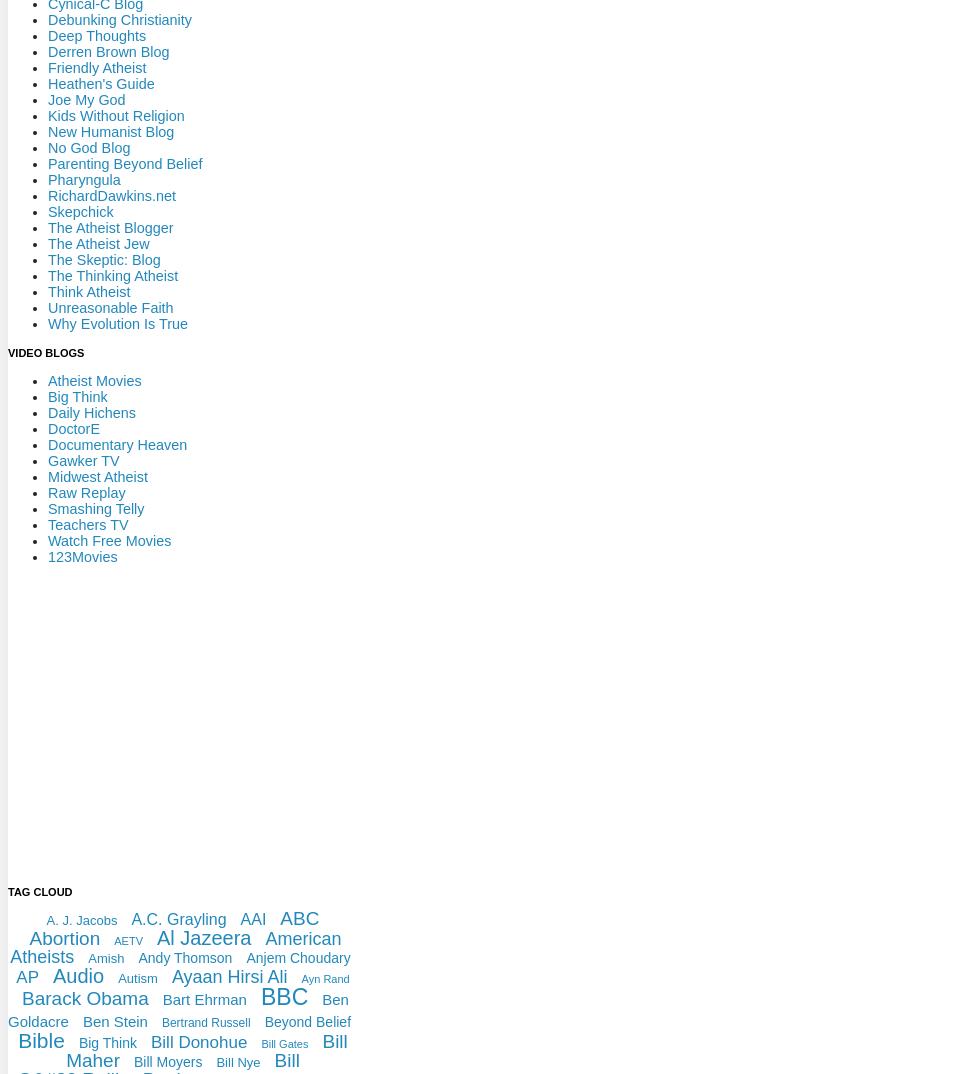  Describe the element at coordinates (323, 976) in the screenshot. I see `'Ayn Rand'` at that location.